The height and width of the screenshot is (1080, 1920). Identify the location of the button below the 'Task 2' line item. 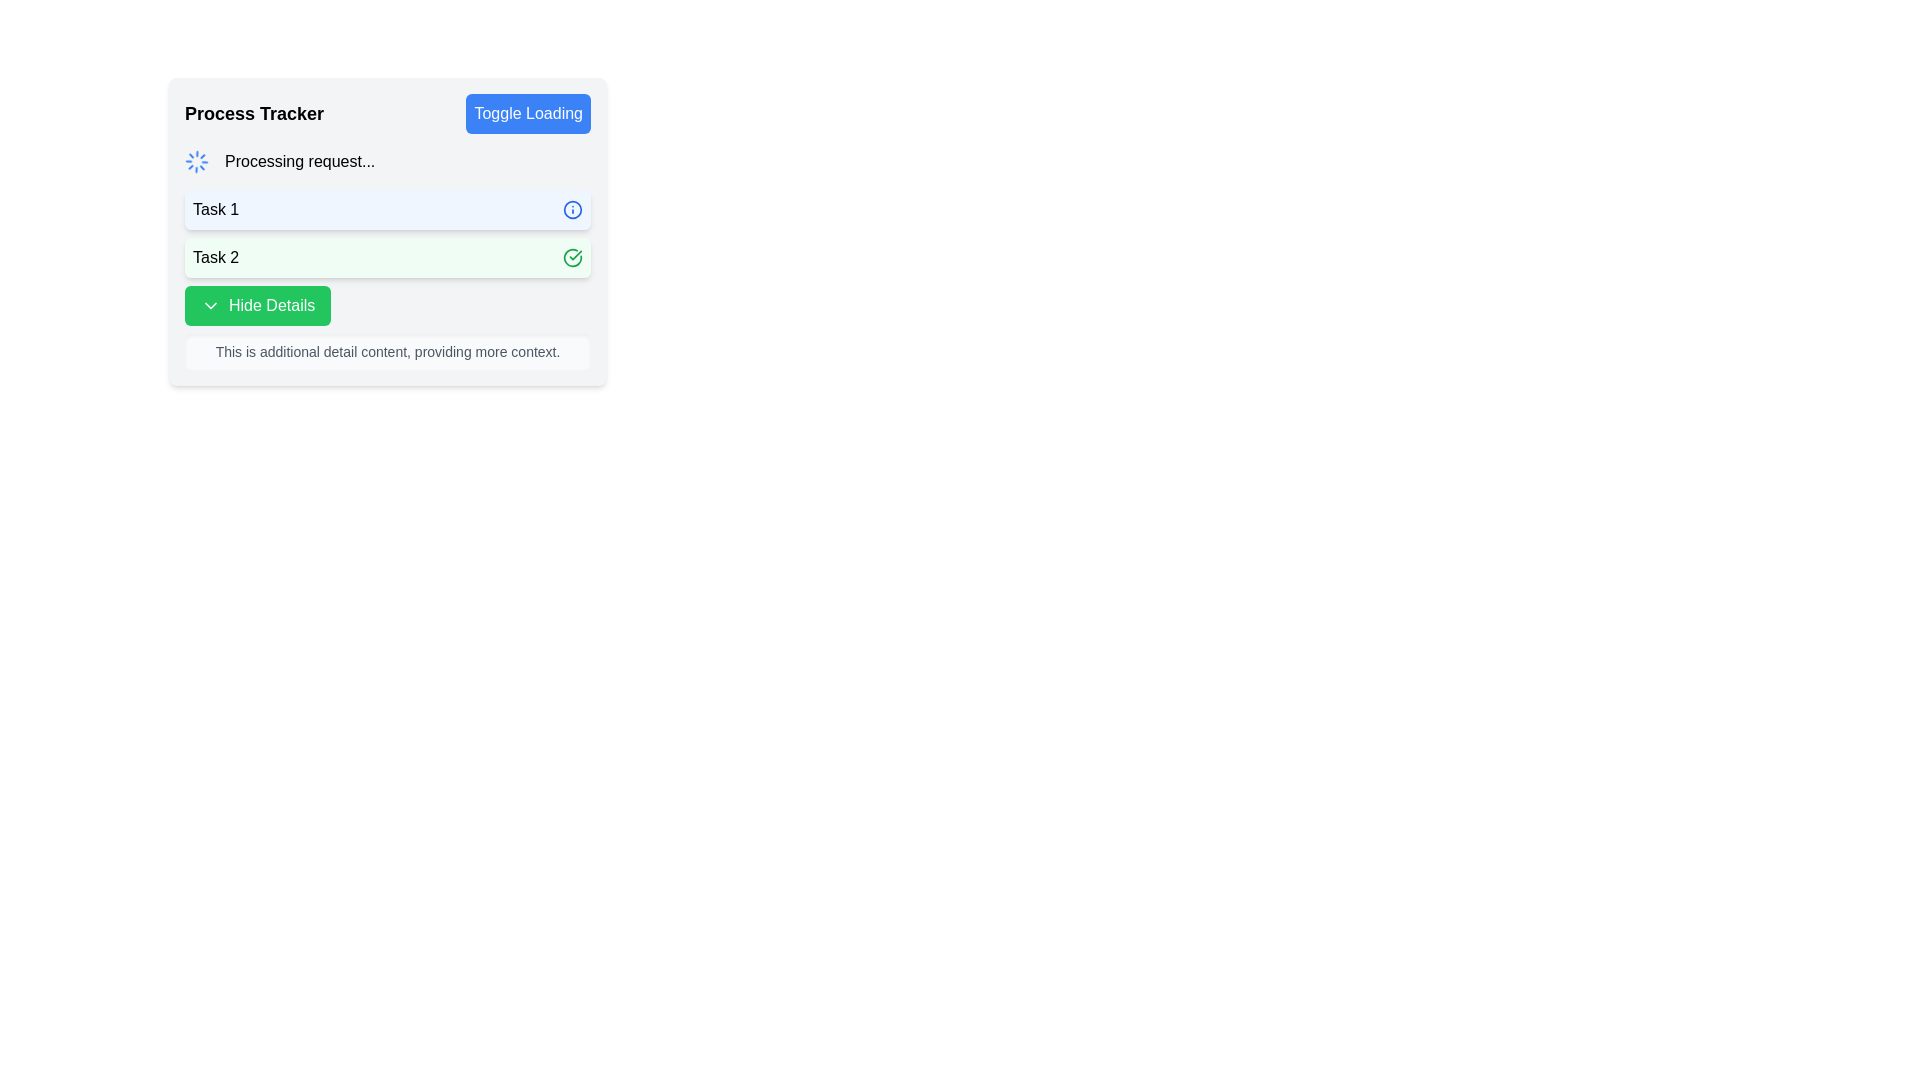
(257, 305).